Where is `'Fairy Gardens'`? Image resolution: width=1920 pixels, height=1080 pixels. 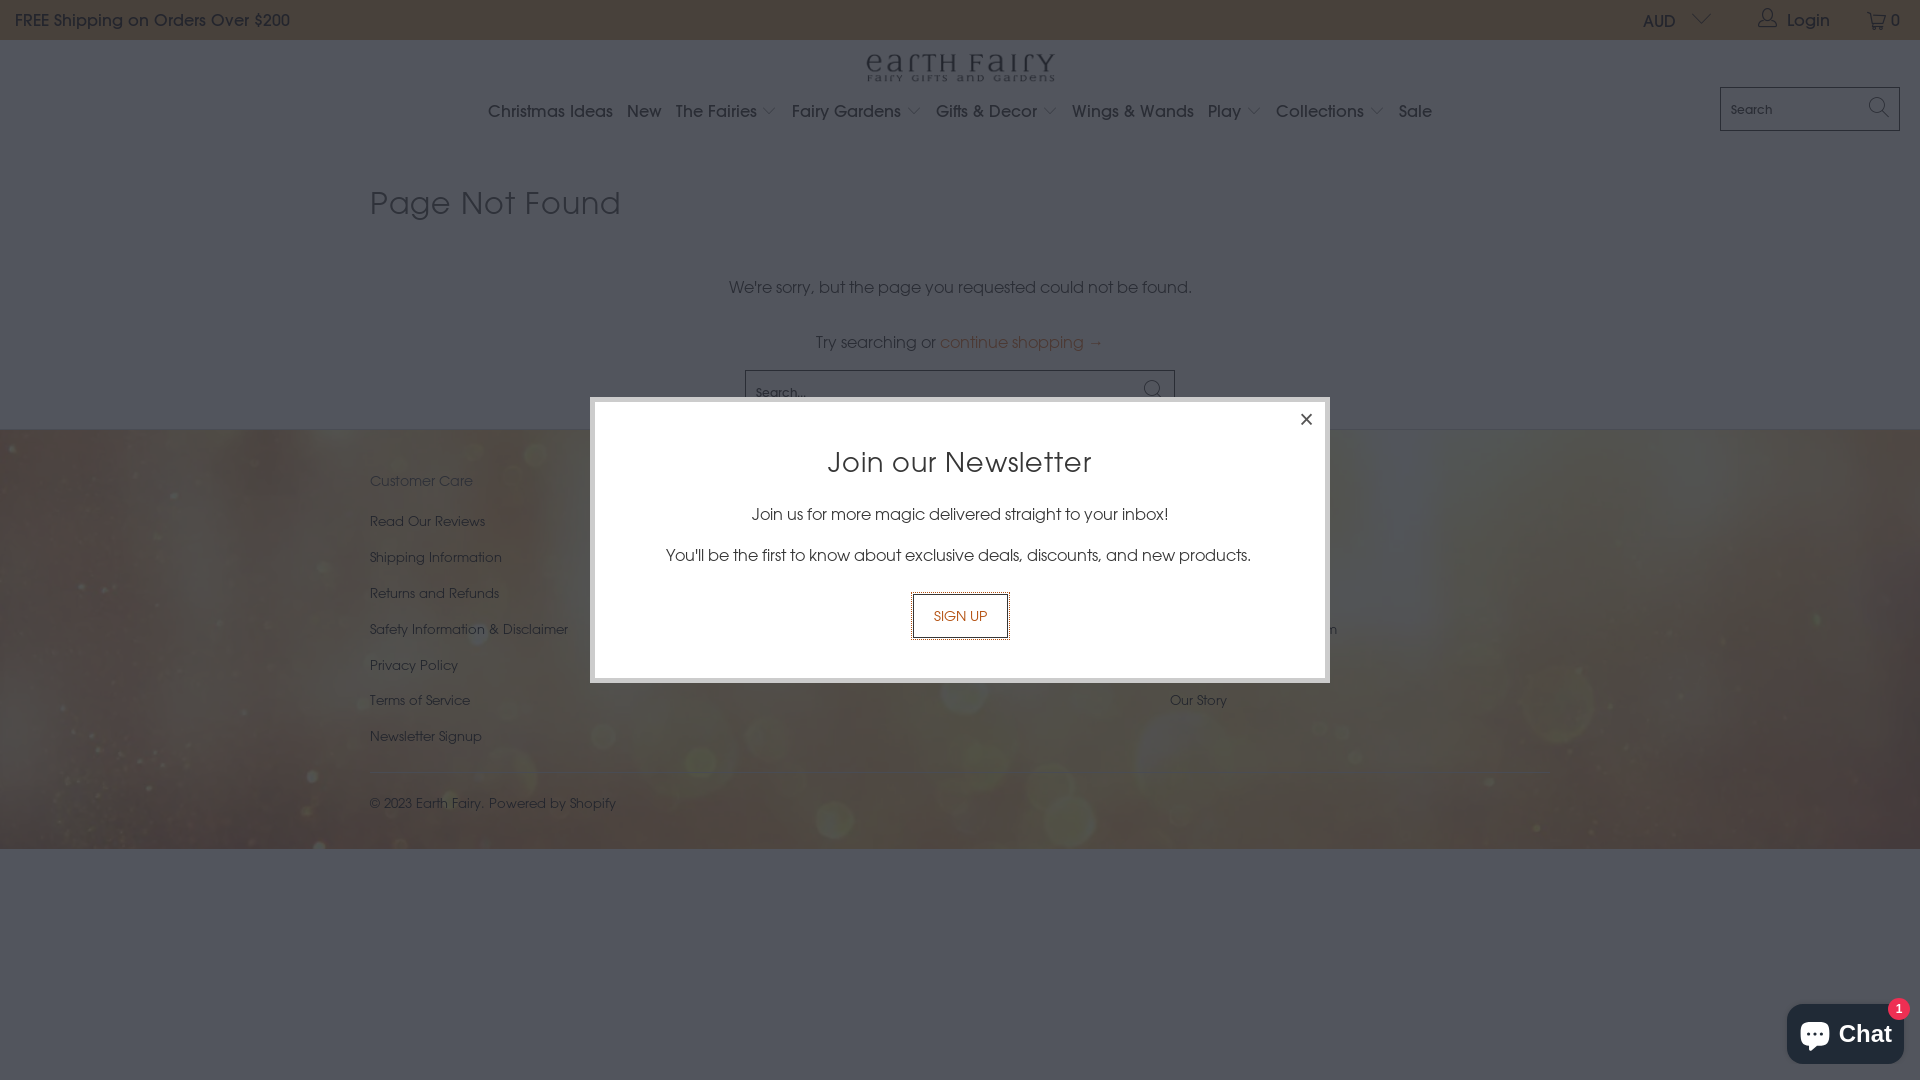
'Fairy Gardens' is located at coordinates (857, 112).